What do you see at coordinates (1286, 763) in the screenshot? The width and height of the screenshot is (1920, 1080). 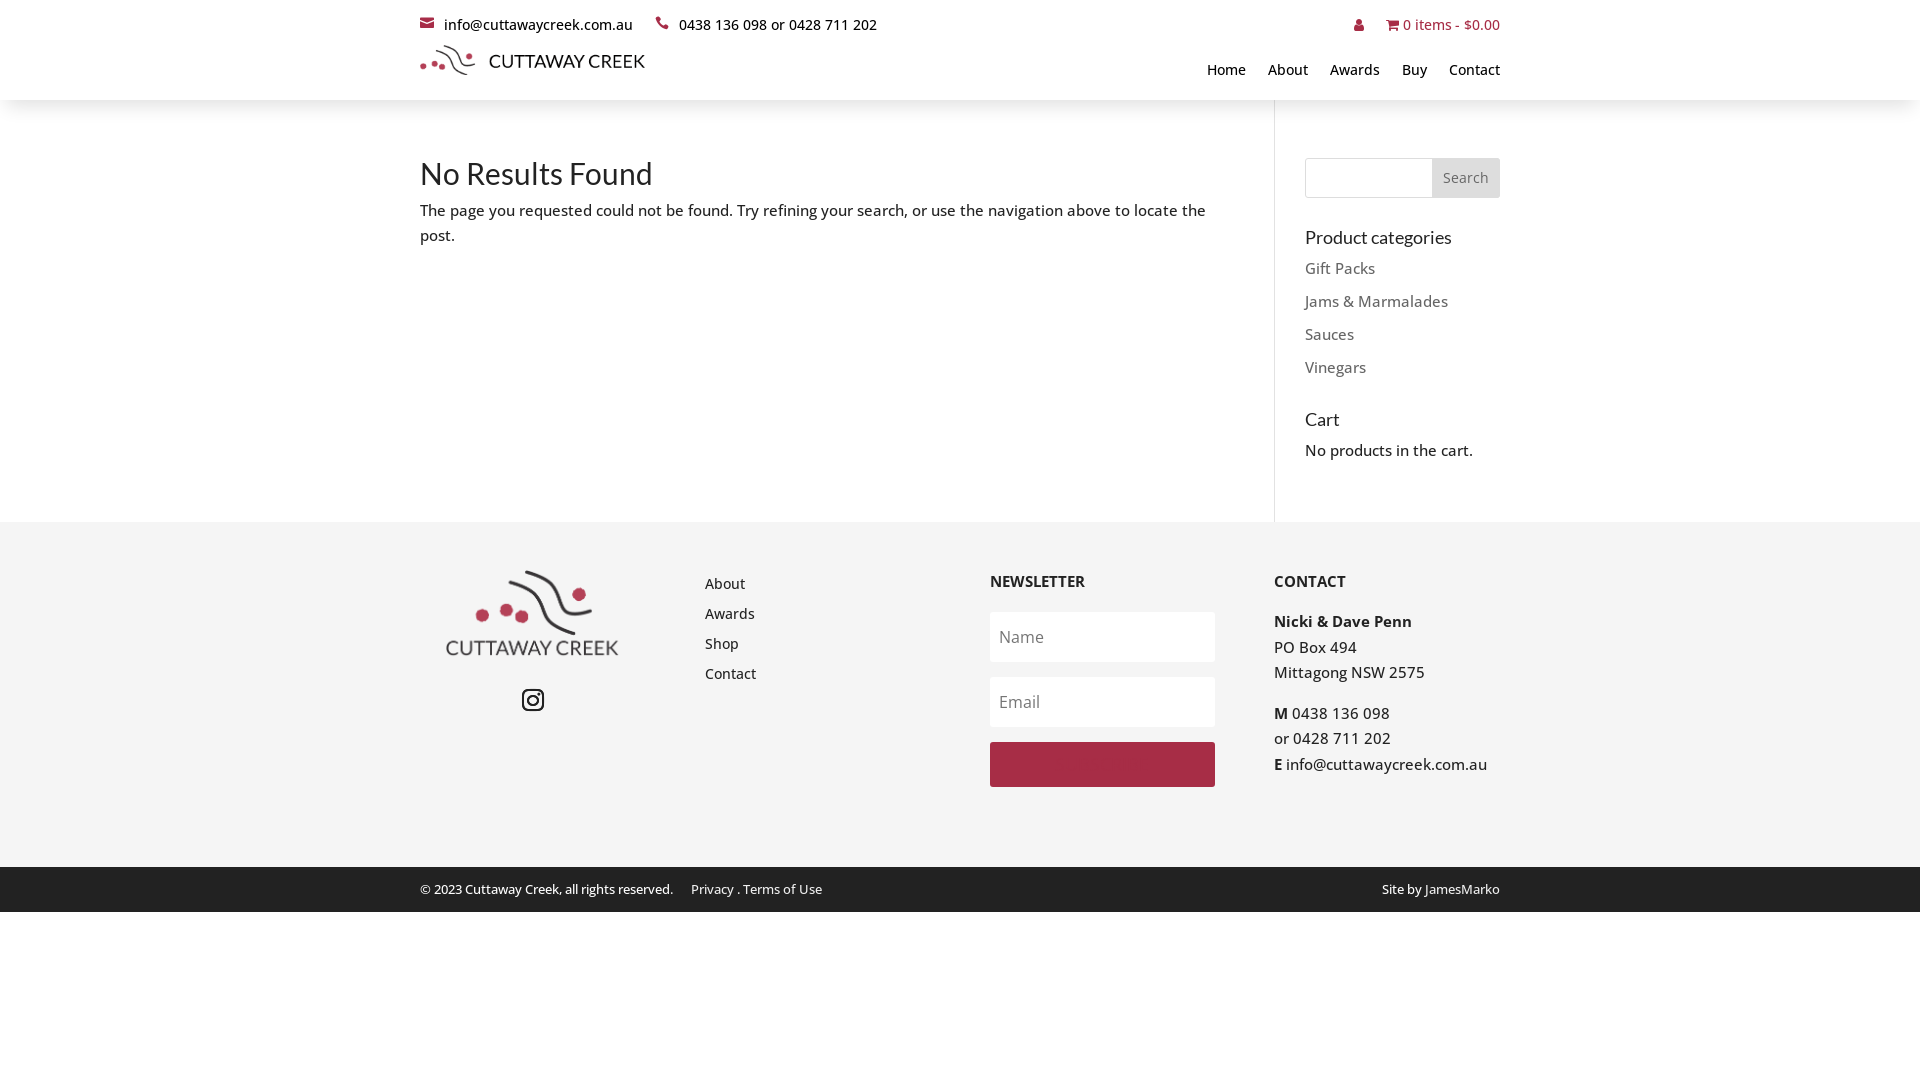 I see `'info@cuttawaycreek.com.au'` at bounding box center [1286, 763].